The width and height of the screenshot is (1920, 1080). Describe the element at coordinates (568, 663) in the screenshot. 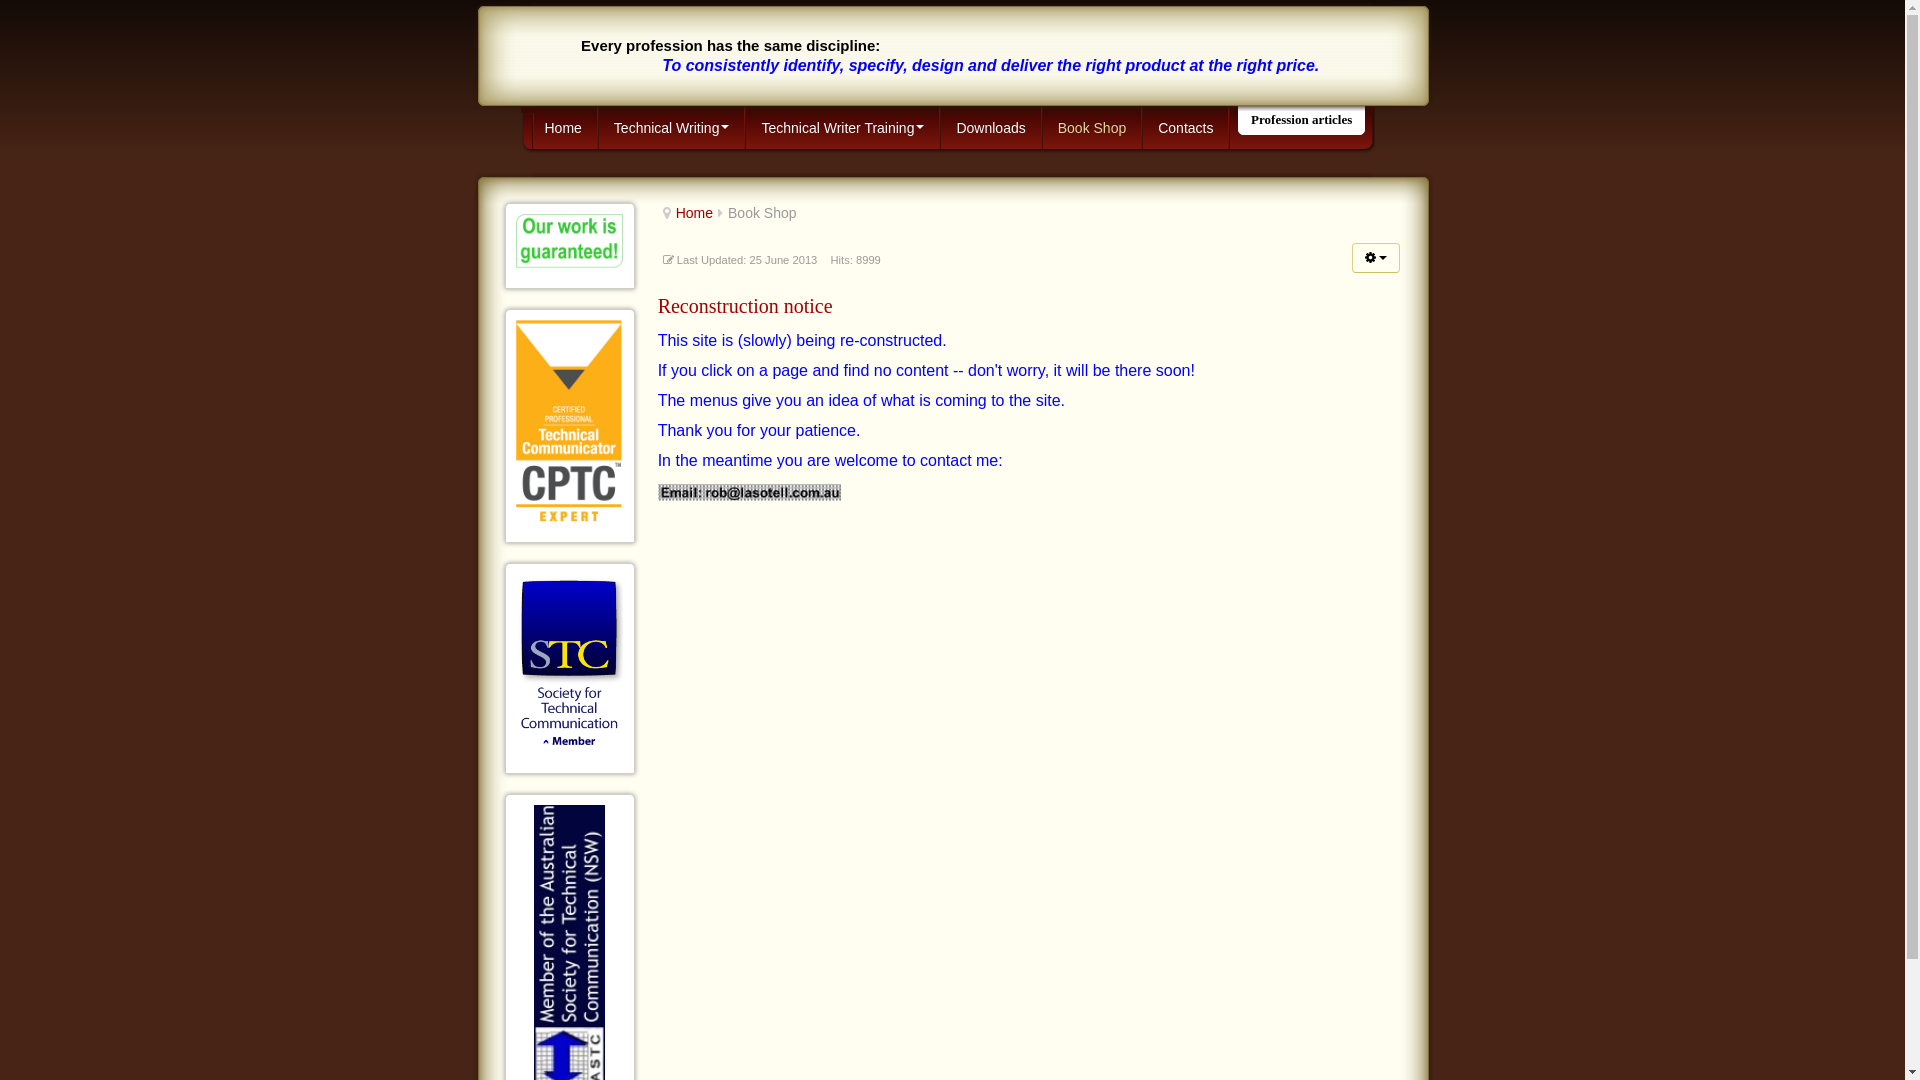

I see `'STC logo'` at that location.